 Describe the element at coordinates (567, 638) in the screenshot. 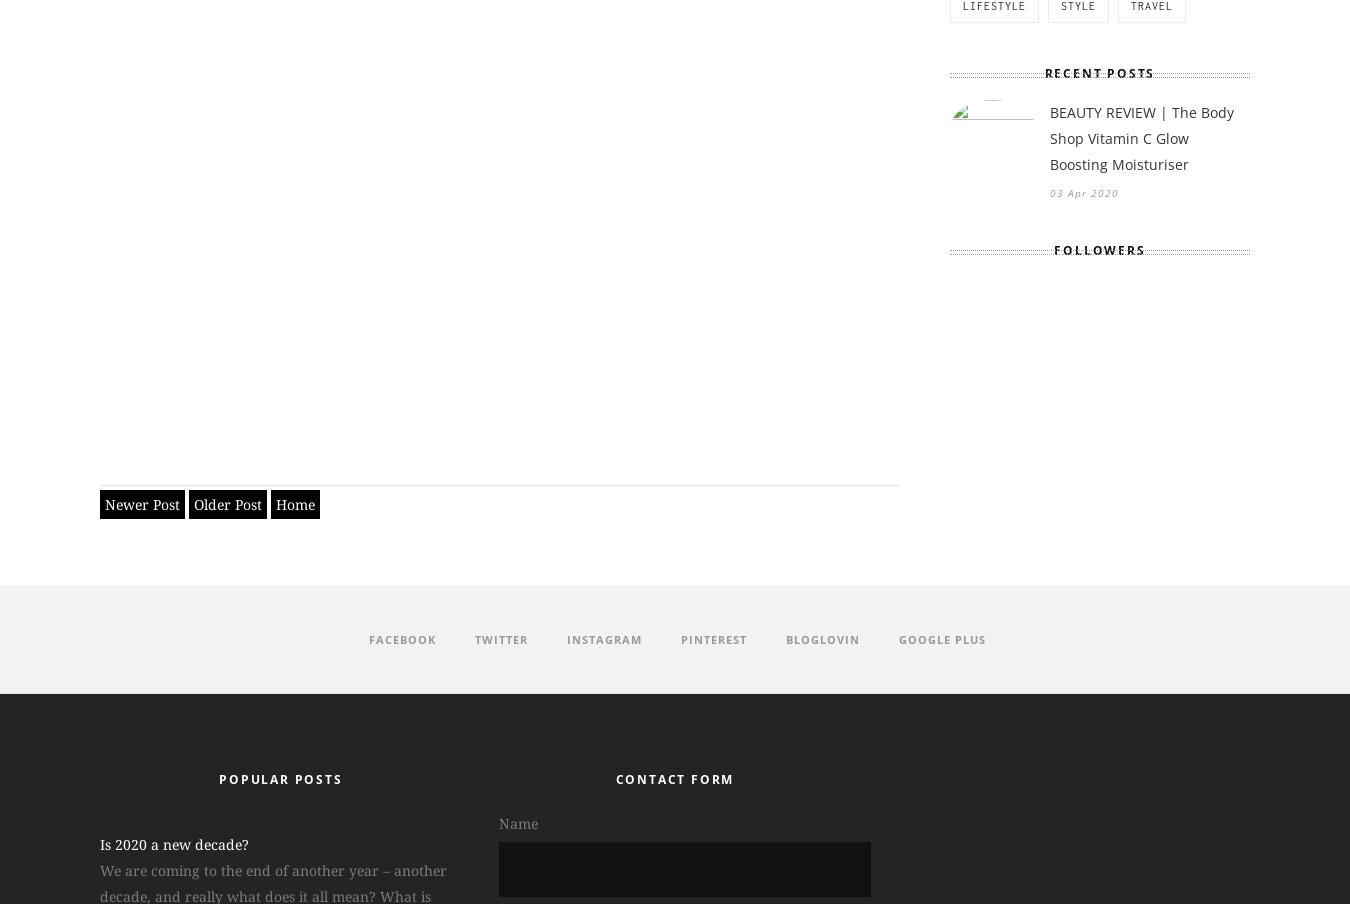

I see `'Instagram'` at that location.